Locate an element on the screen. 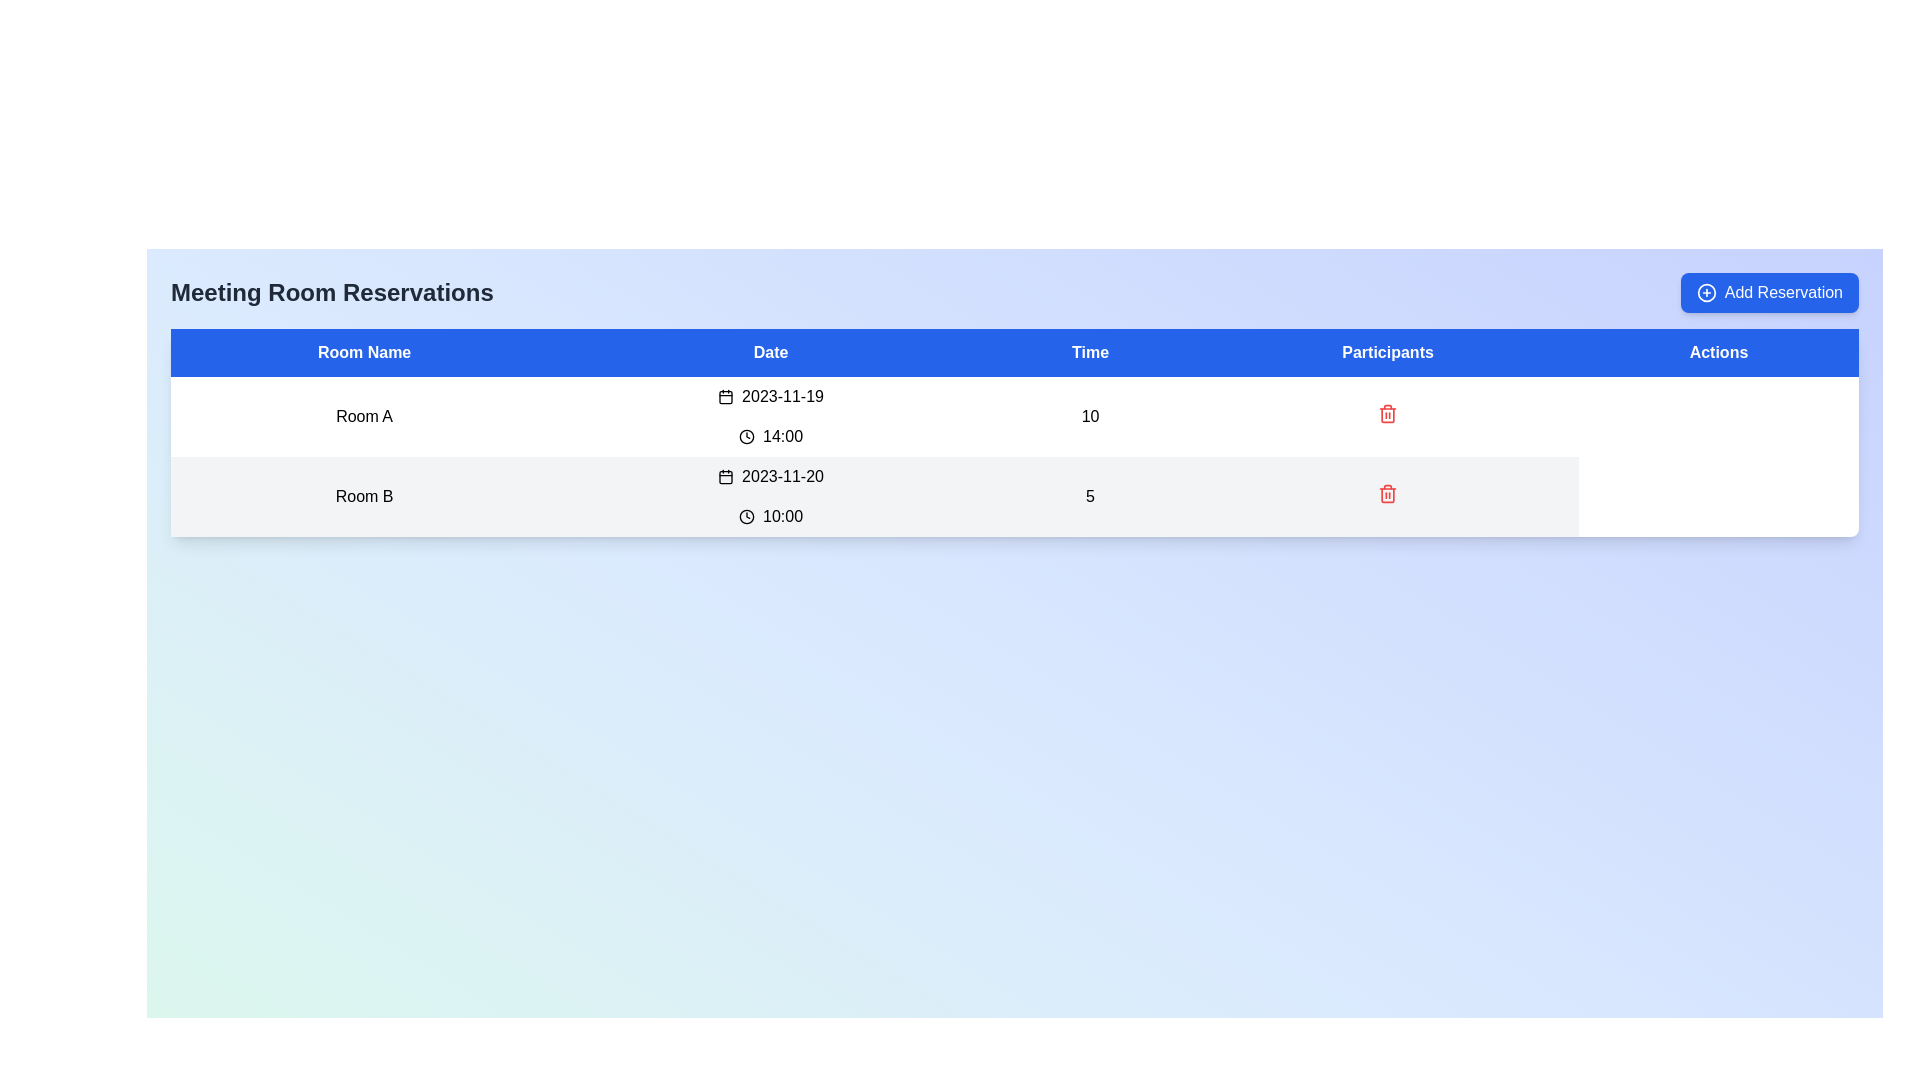 This screenshot has height=1080, width=1920. the static text label with the word 'Time' written in white font on a solid blue background, which is the third header in a tabular header bar is located at coordinates (1089, 352).